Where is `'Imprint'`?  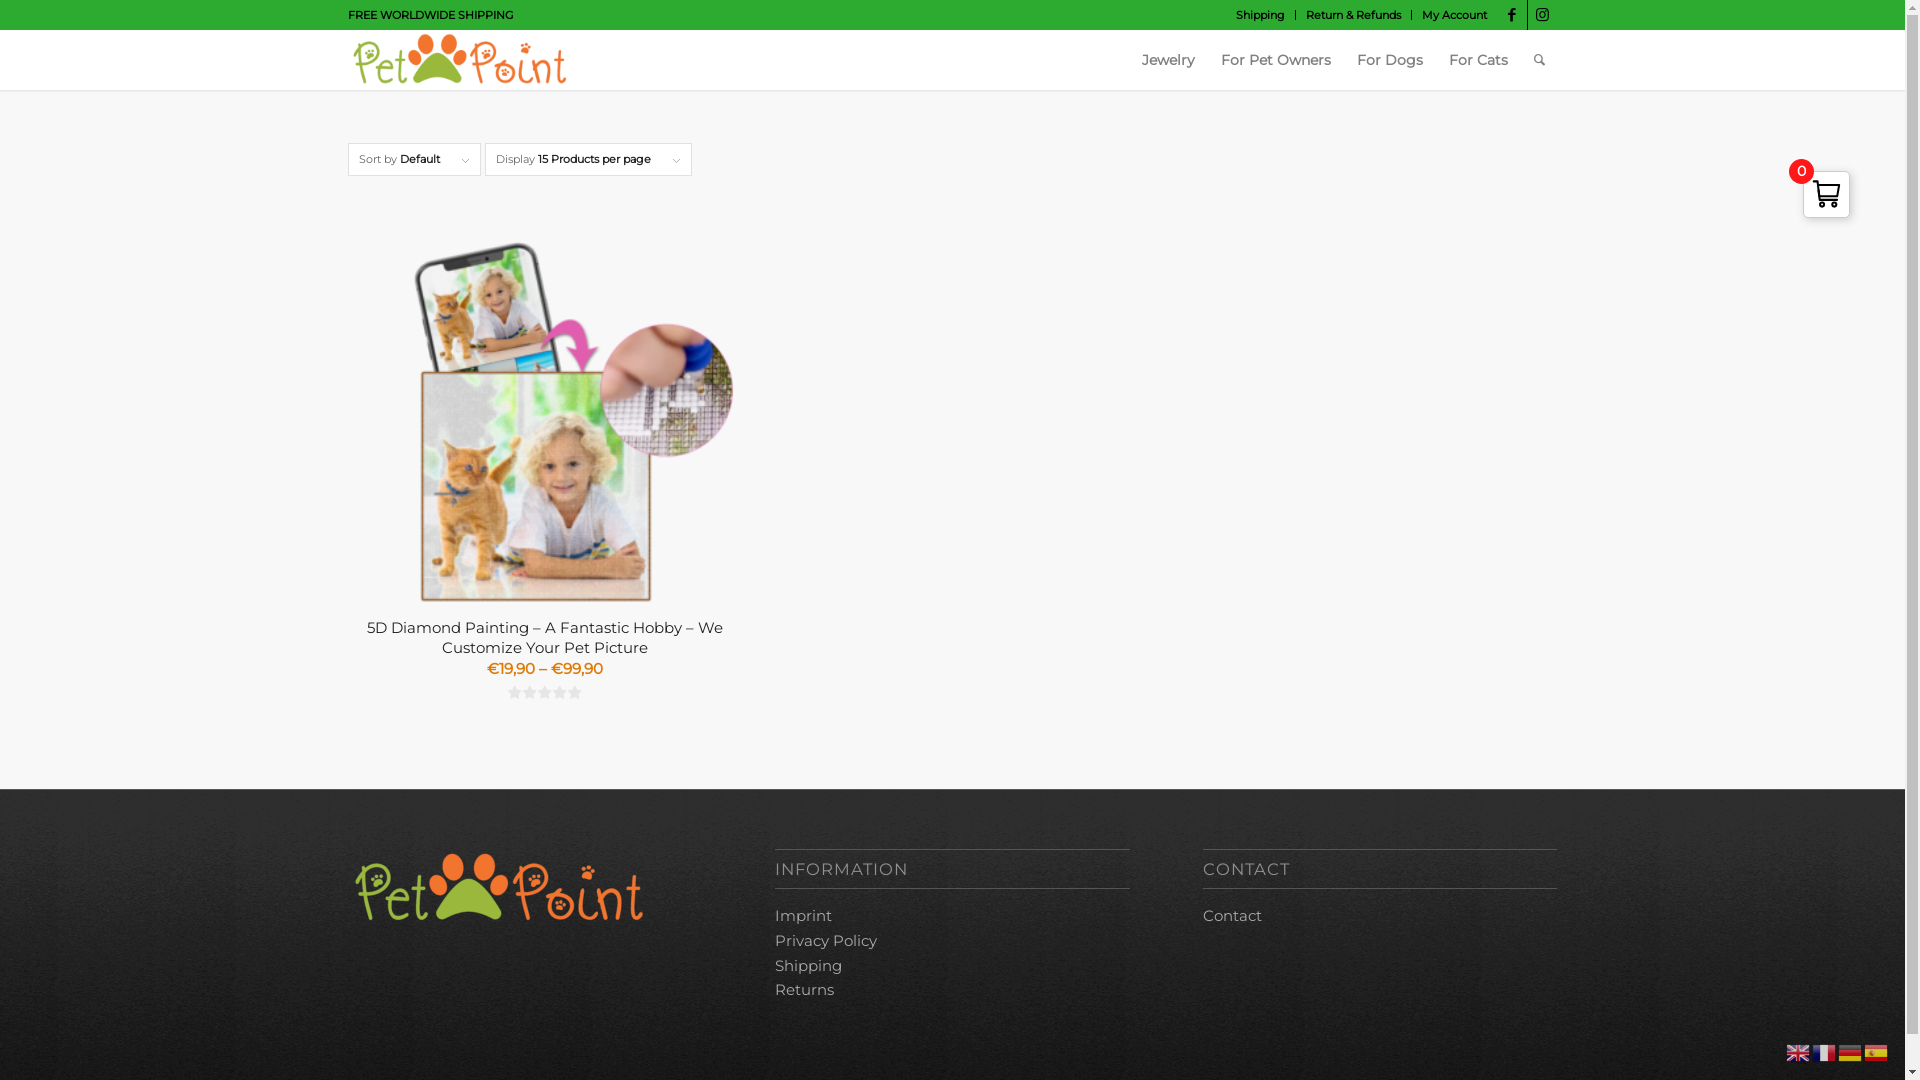 'Imprint' is located at coordinates (803, 915).